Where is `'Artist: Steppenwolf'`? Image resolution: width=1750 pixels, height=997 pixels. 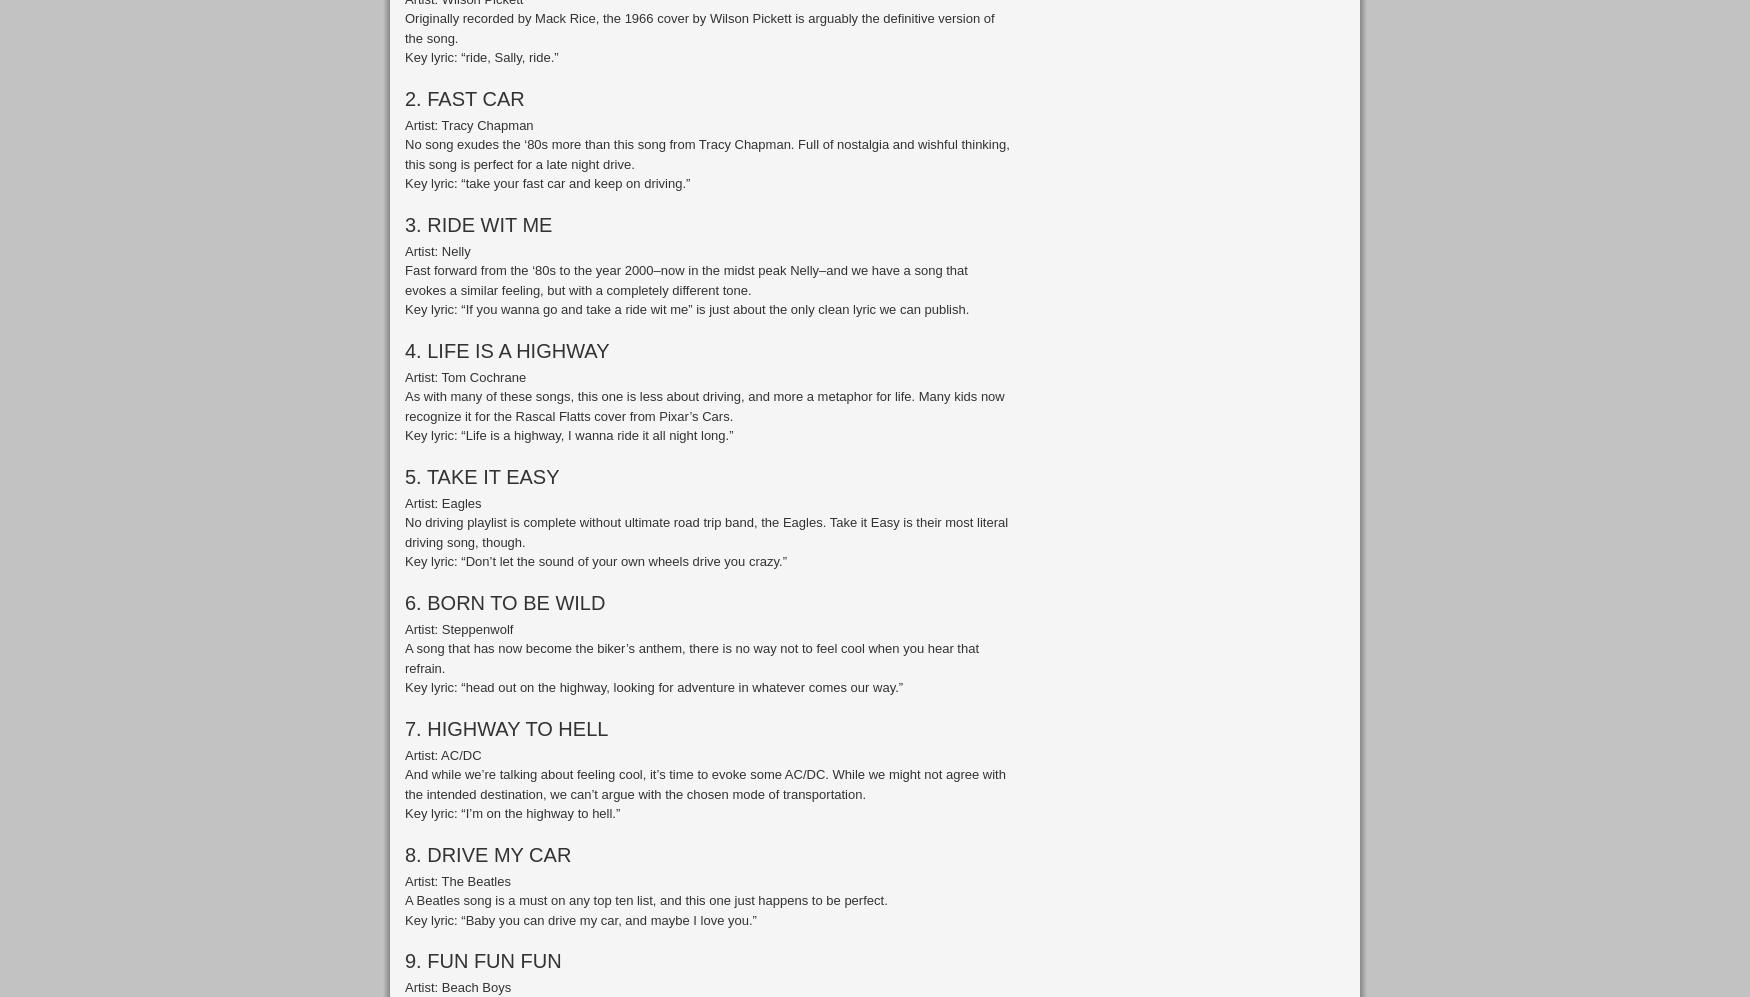
'Artist: Steppenwolf' is located at coordinates (459, 627).